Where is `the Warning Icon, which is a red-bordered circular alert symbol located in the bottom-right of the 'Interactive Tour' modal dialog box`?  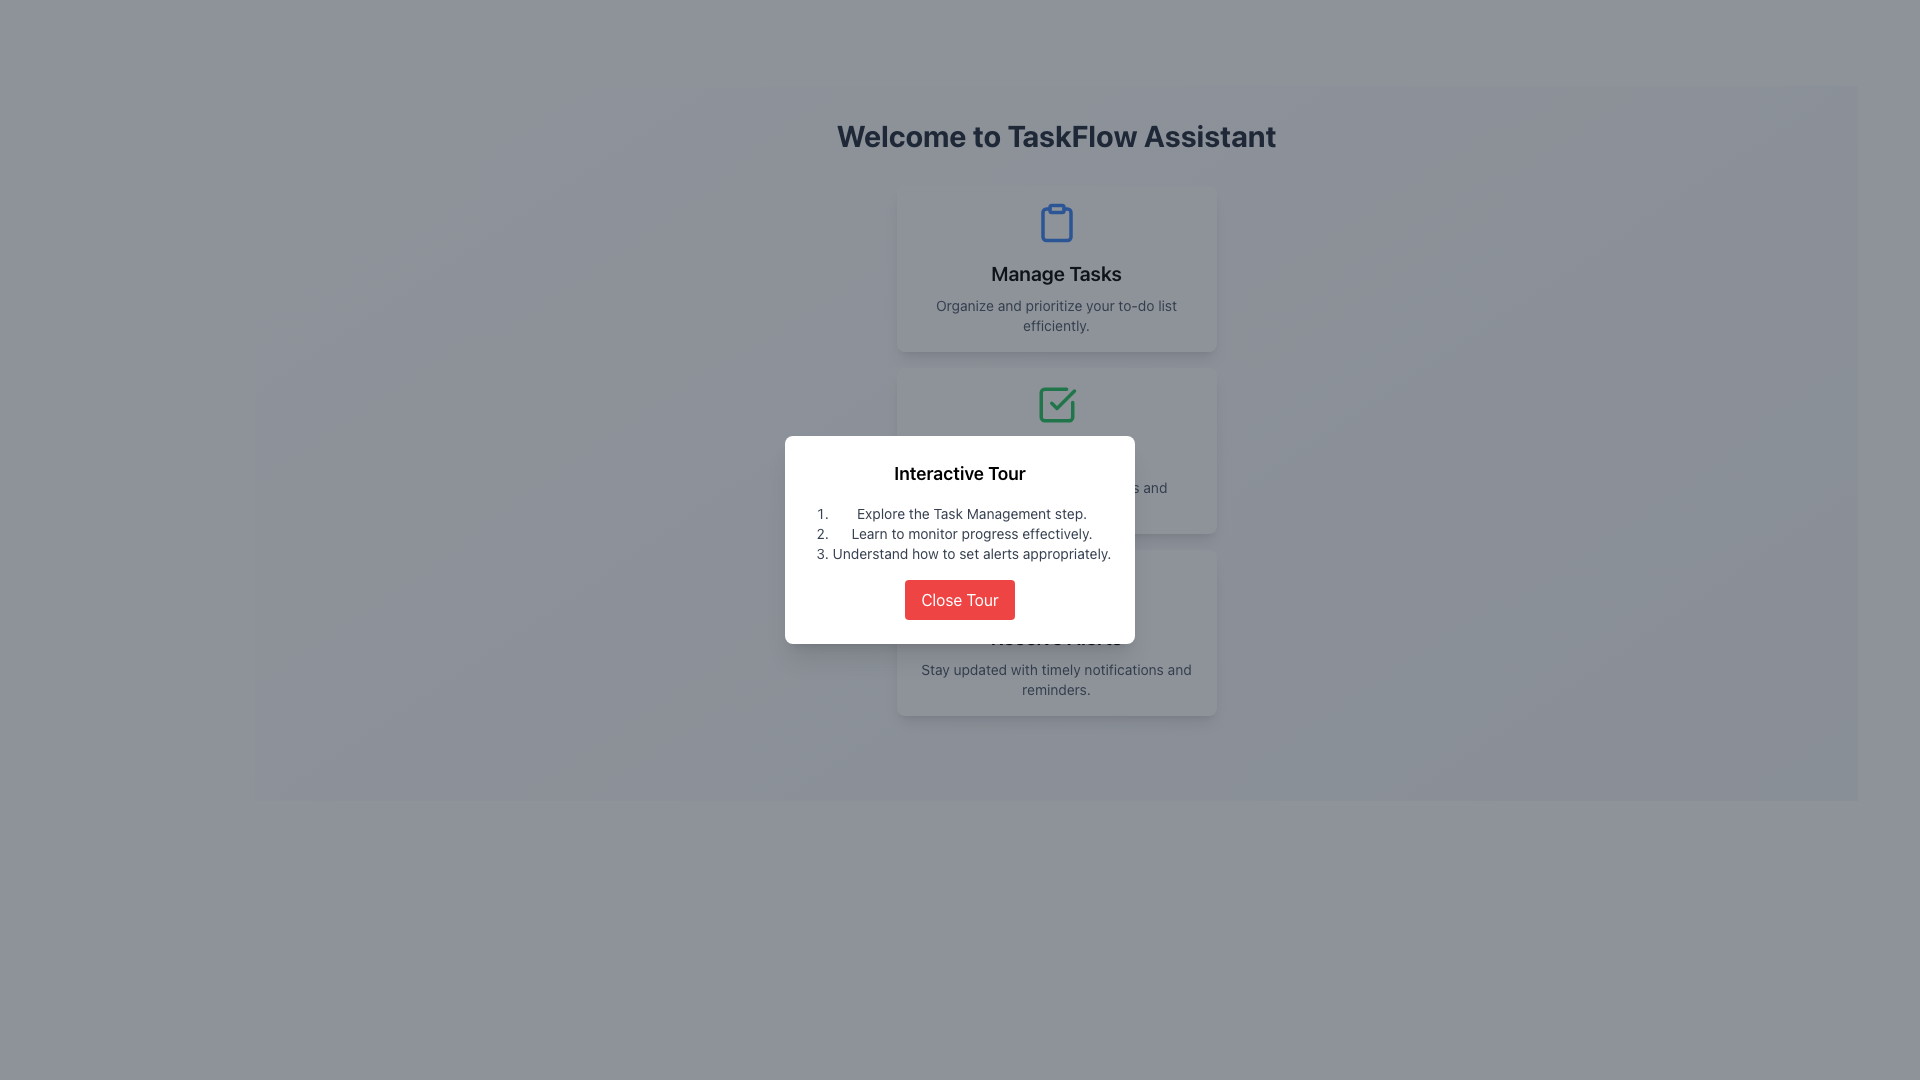
the Warning Icon, which is a red-bordered circular alert symbol located in the bottom-right of the 'Interactive Tour' modal dialog box is located at coordinates (1055, 585).